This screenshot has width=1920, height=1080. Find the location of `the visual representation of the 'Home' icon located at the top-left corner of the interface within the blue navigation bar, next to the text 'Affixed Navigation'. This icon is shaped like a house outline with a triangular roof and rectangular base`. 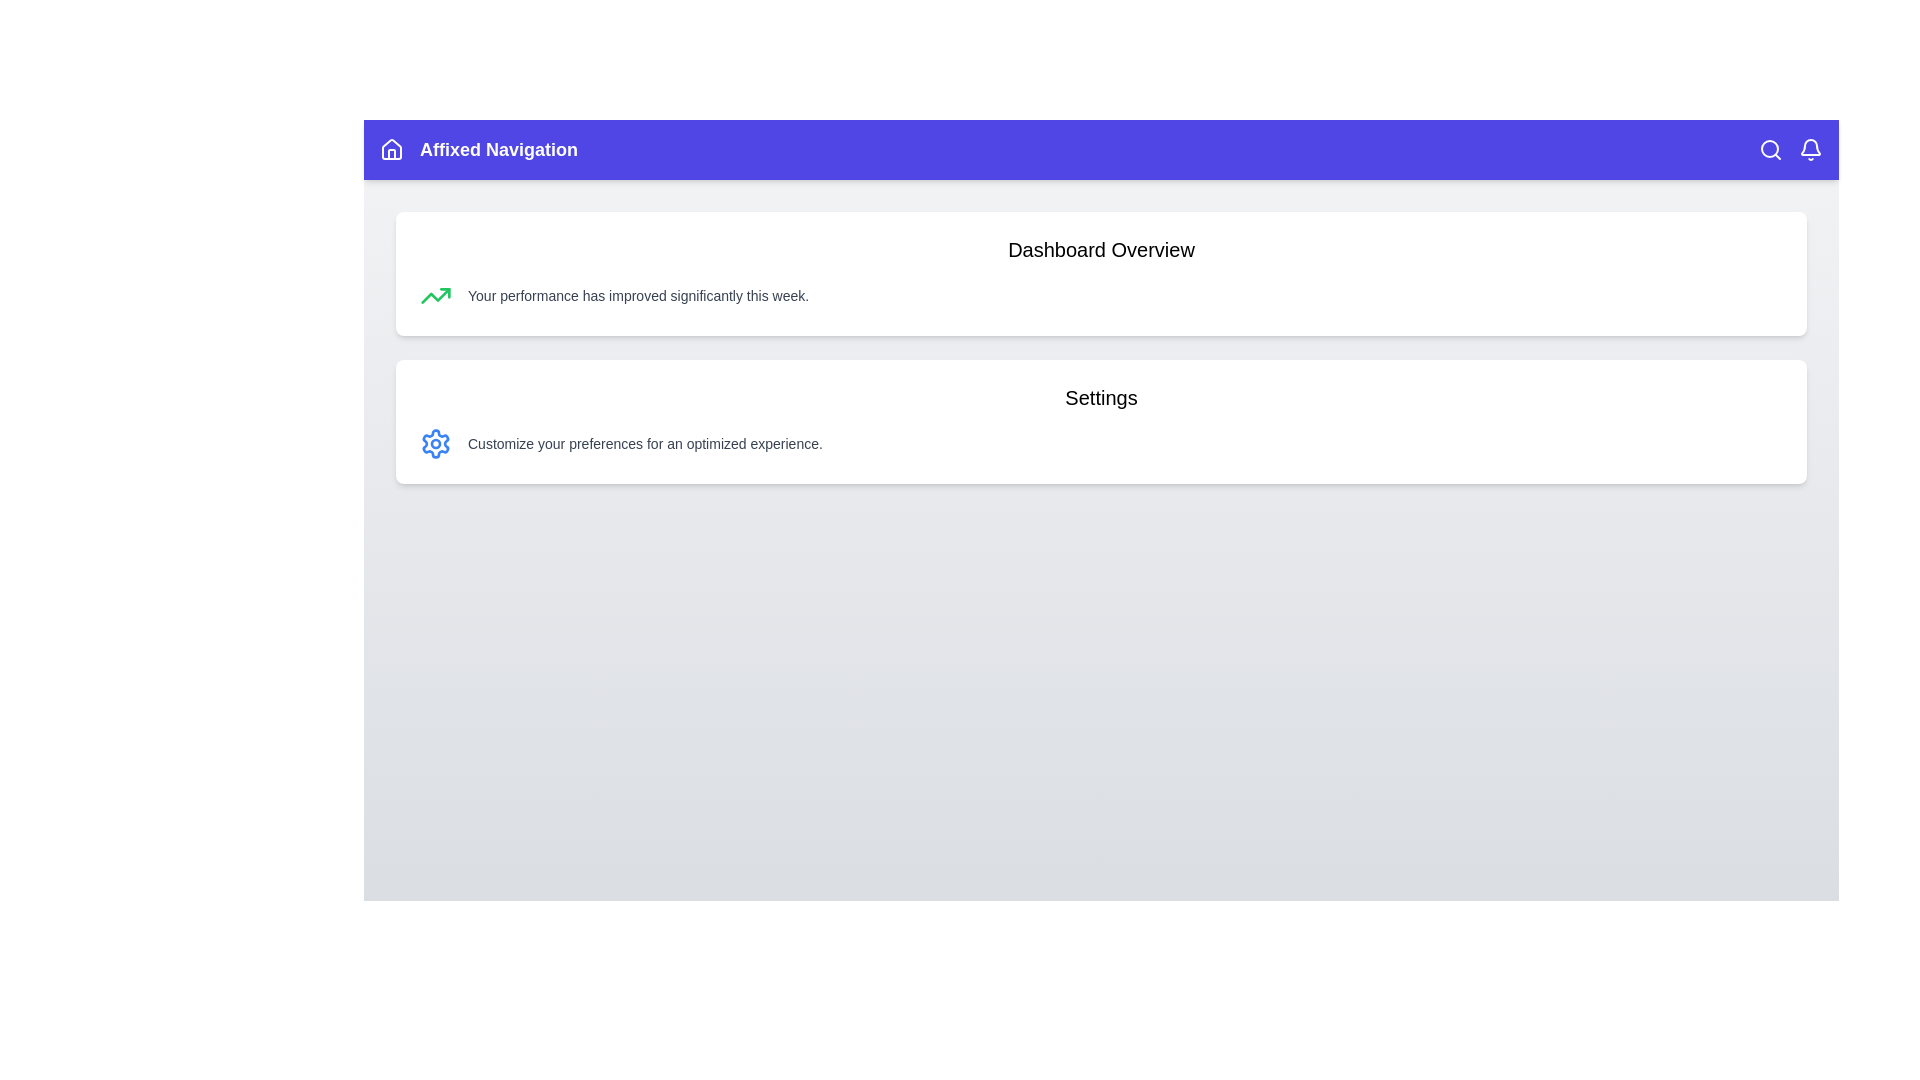

the visual representation of the 'Home' icon located at the top-left corner of the interface within the blue navigation bar, next to the text 'Affixed Navigation'. This icon is shaped like a house outline with a triangular roof and rectangular base is located at coordinates (392, 148).